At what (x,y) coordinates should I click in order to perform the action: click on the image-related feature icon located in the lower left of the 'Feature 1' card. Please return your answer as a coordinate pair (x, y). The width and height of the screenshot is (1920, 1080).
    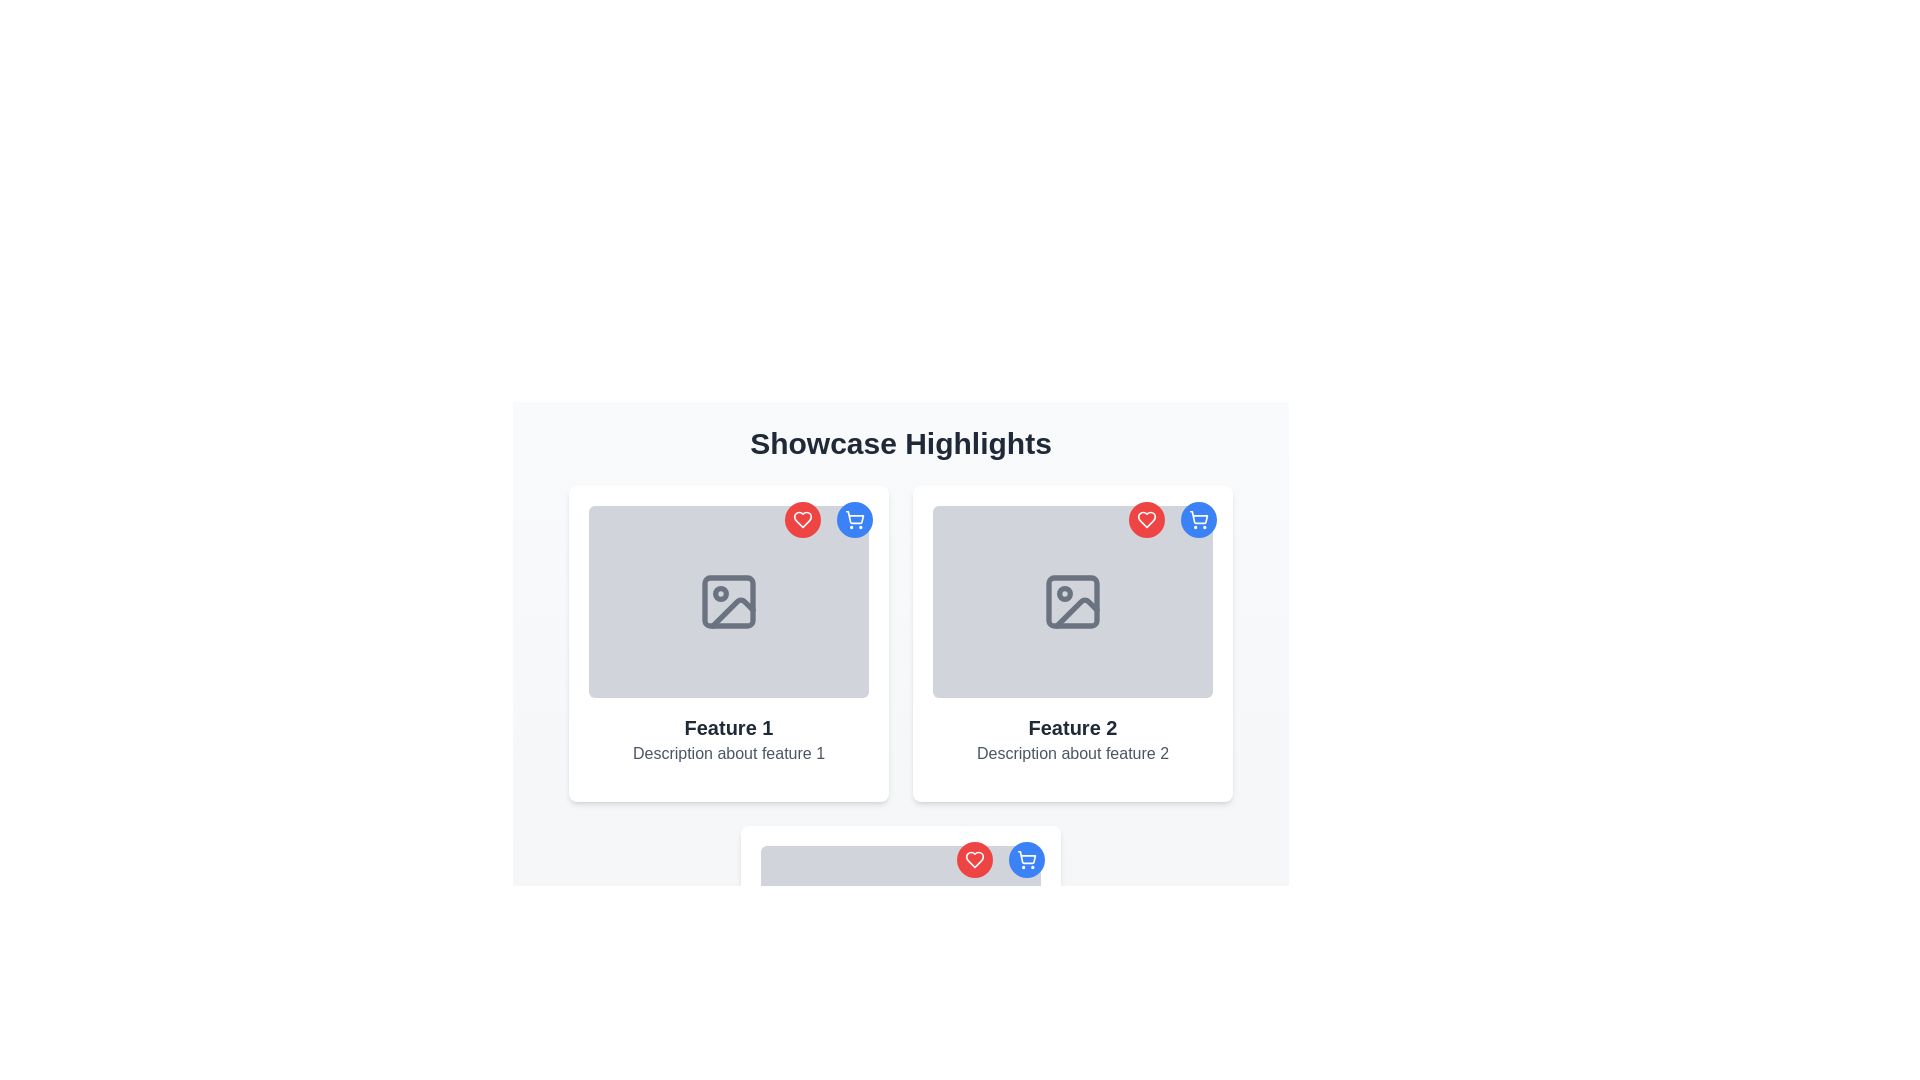
    Looking at the image, I should click on (732, 612).